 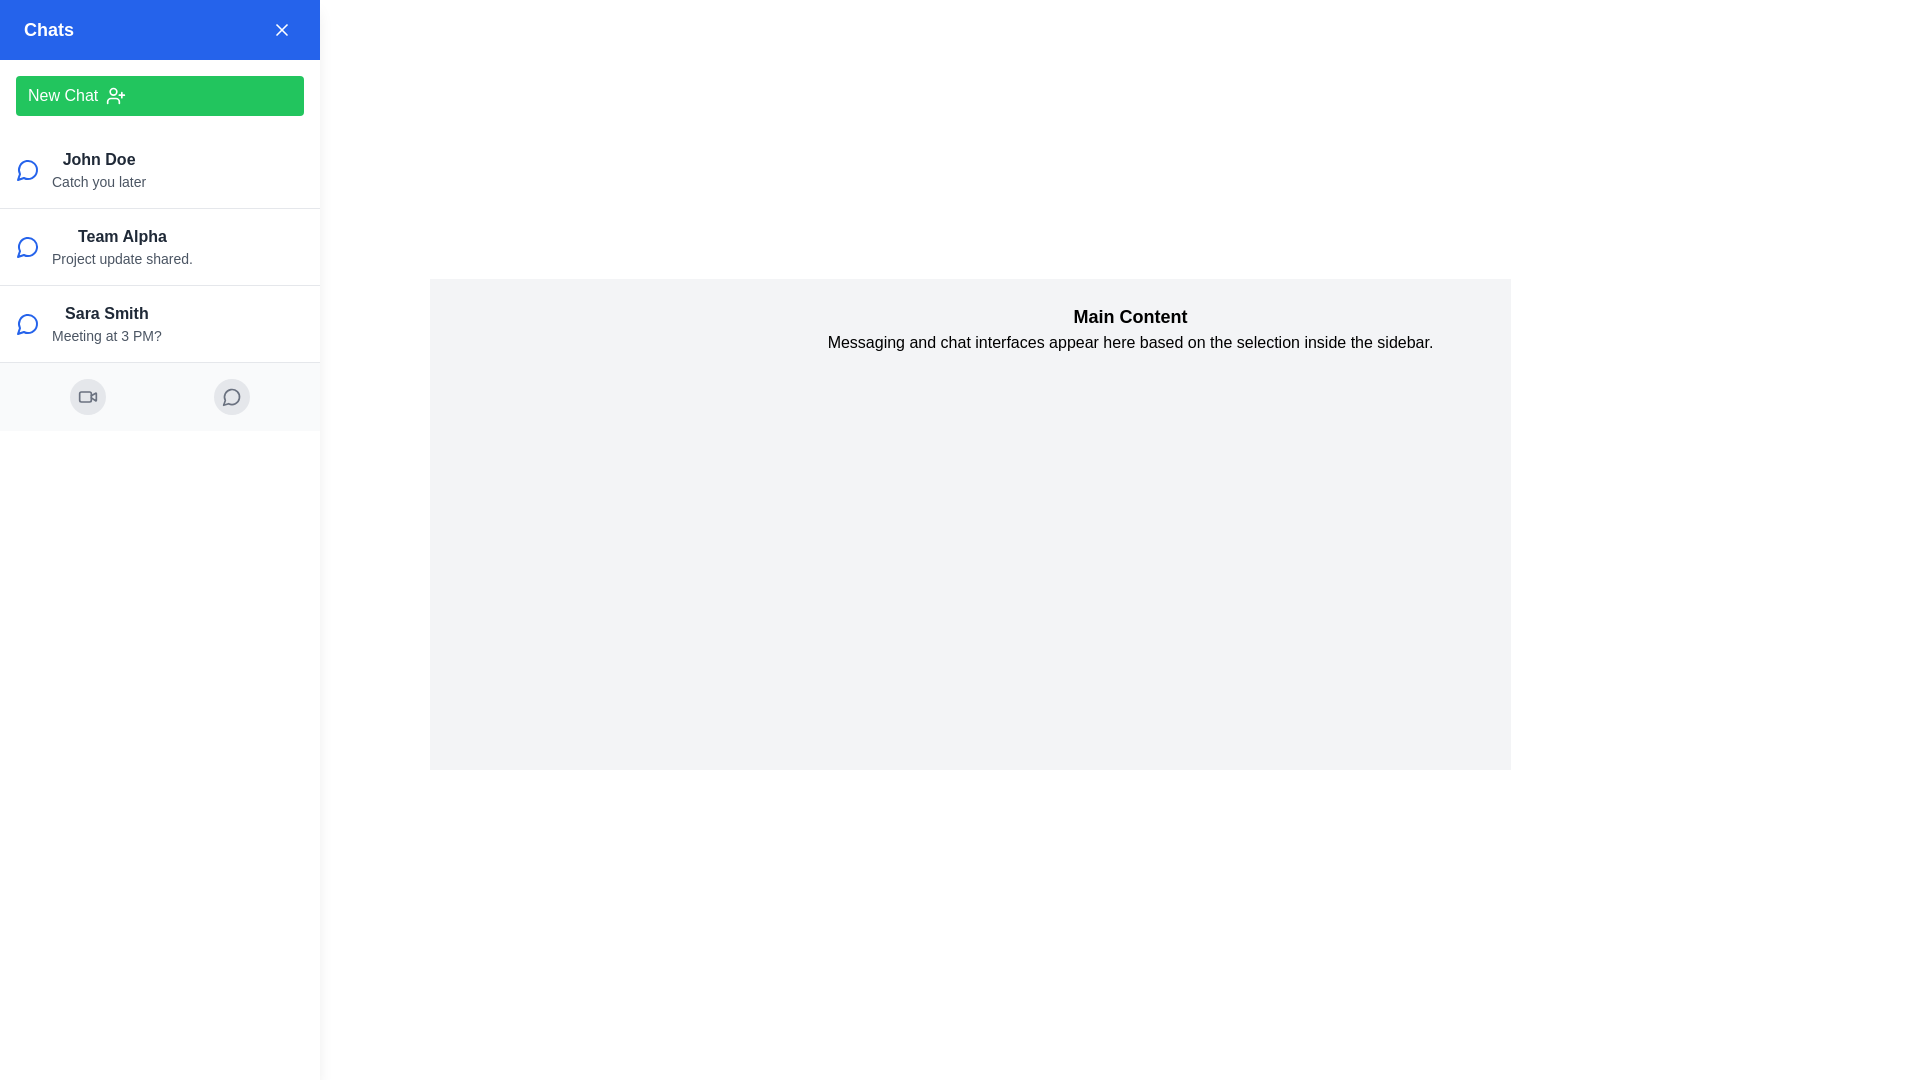 I want to click on the Informational text block that provides descriptive text about the functionality of the main content section, located near the center-right of the interface adjacent to the sidebar, so click(x=1130, y=327).